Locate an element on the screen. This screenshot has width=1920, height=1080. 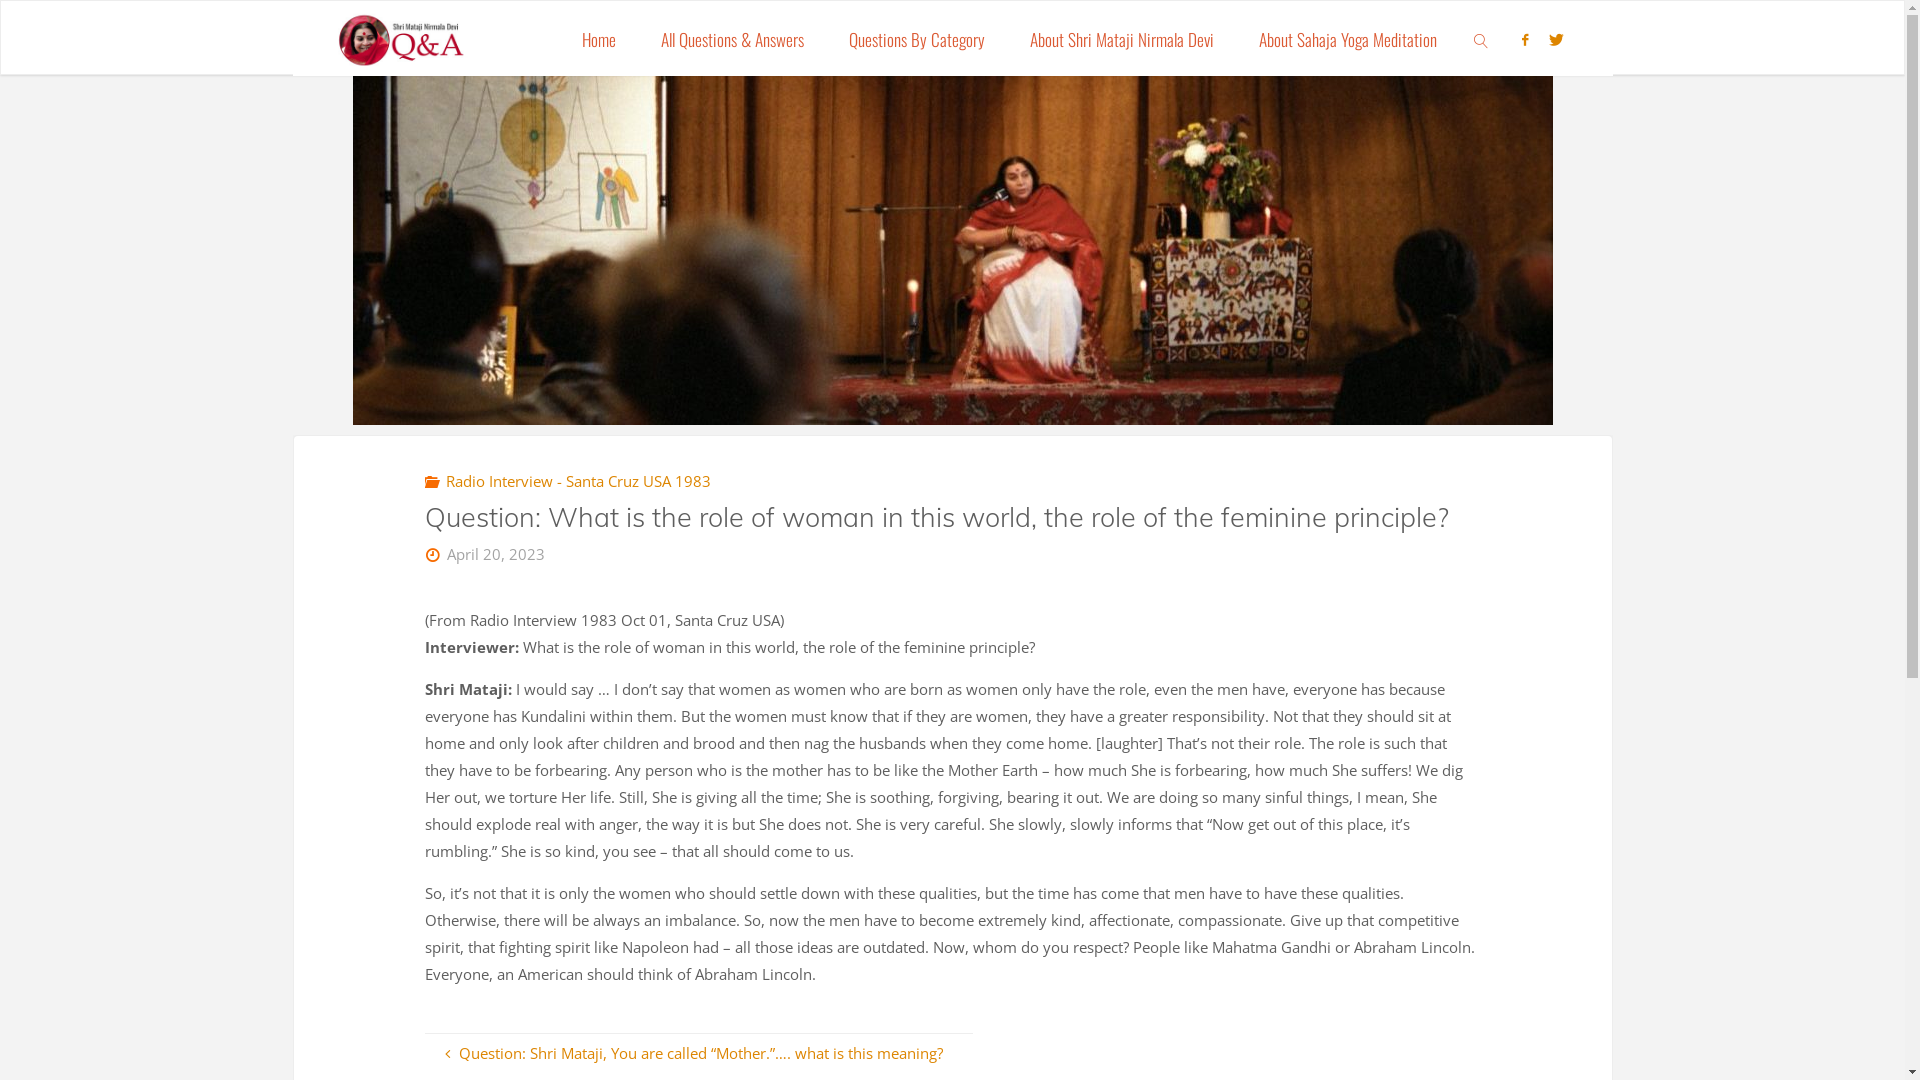
'Radio Interview - Santa Cruz USA 1983' is located at coordinates (441, 481).